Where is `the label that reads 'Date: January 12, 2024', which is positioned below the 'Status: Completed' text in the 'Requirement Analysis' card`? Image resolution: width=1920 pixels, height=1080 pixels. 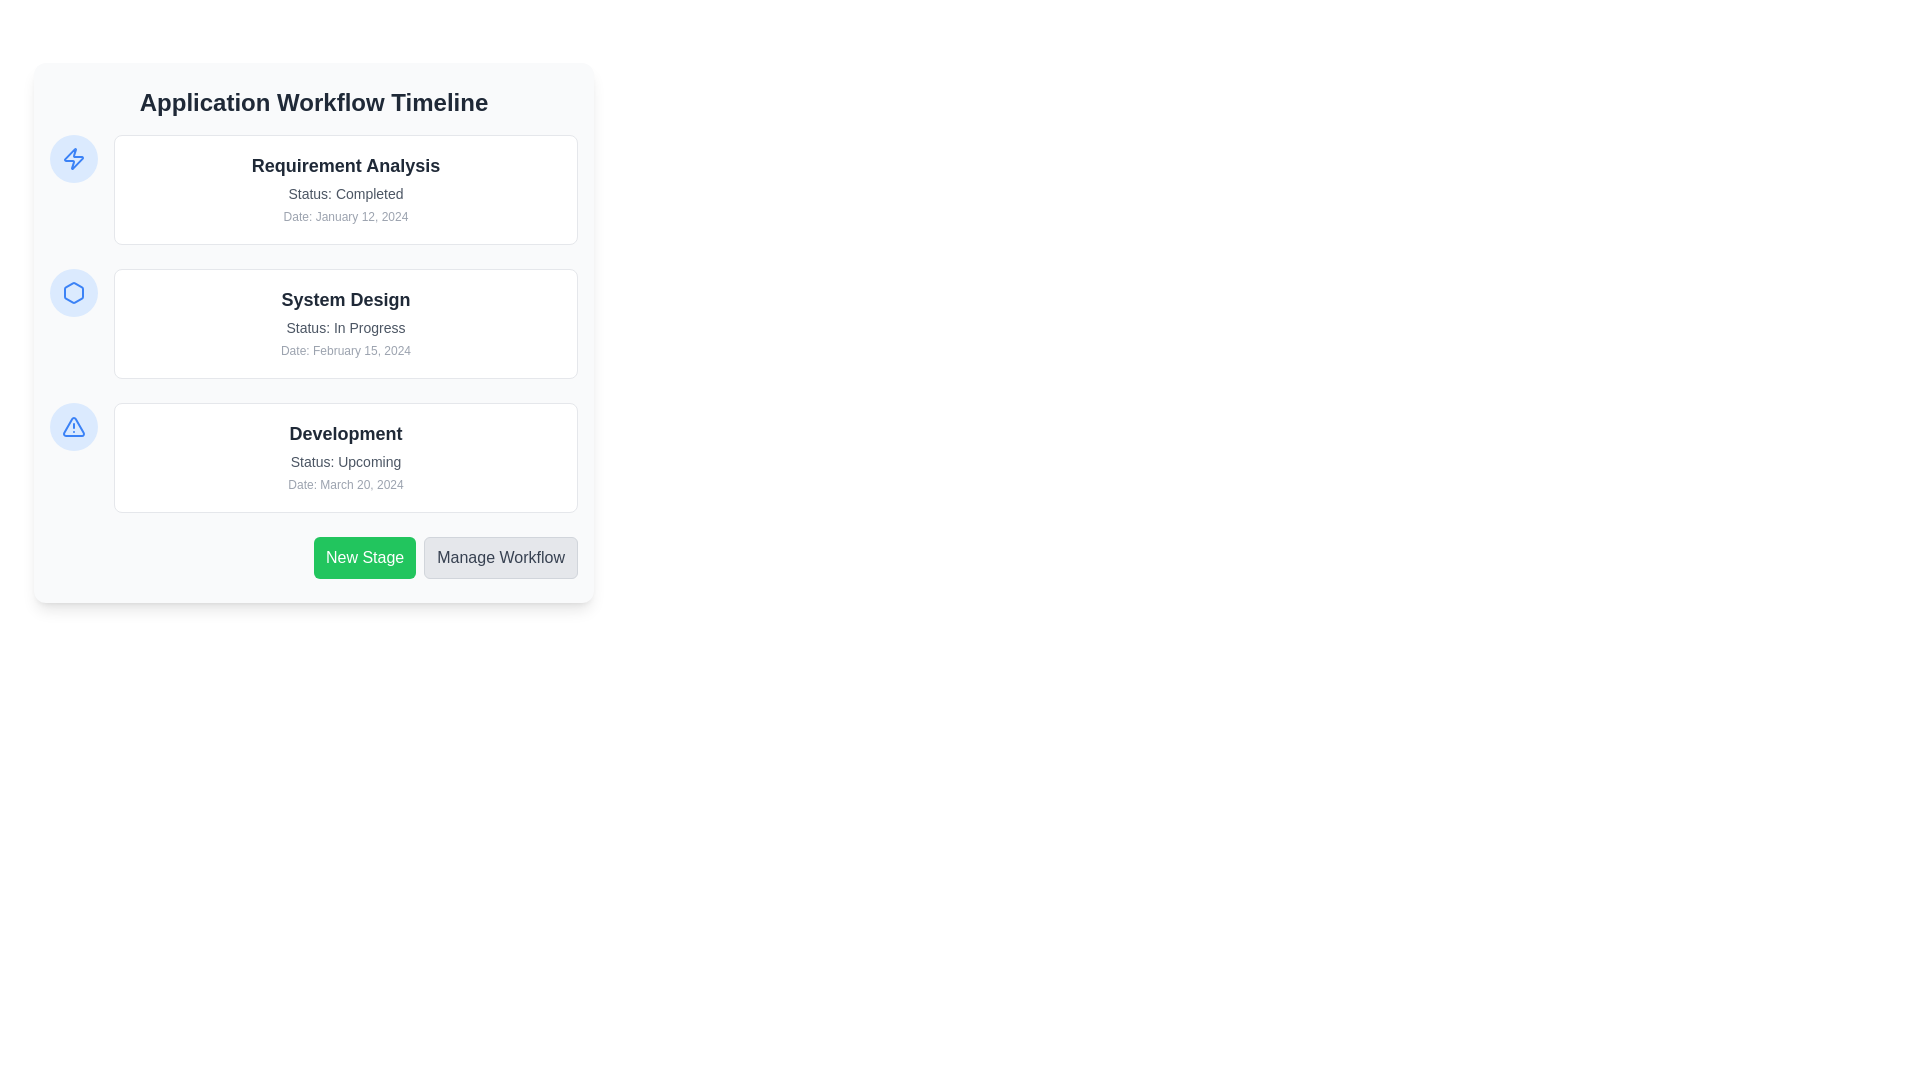 the label that reads 'Date: January 12, 2024', which is positioned below the 'Status: Completed' text in the 'Requirement Analysis' card is located at coordinates (345, 216).